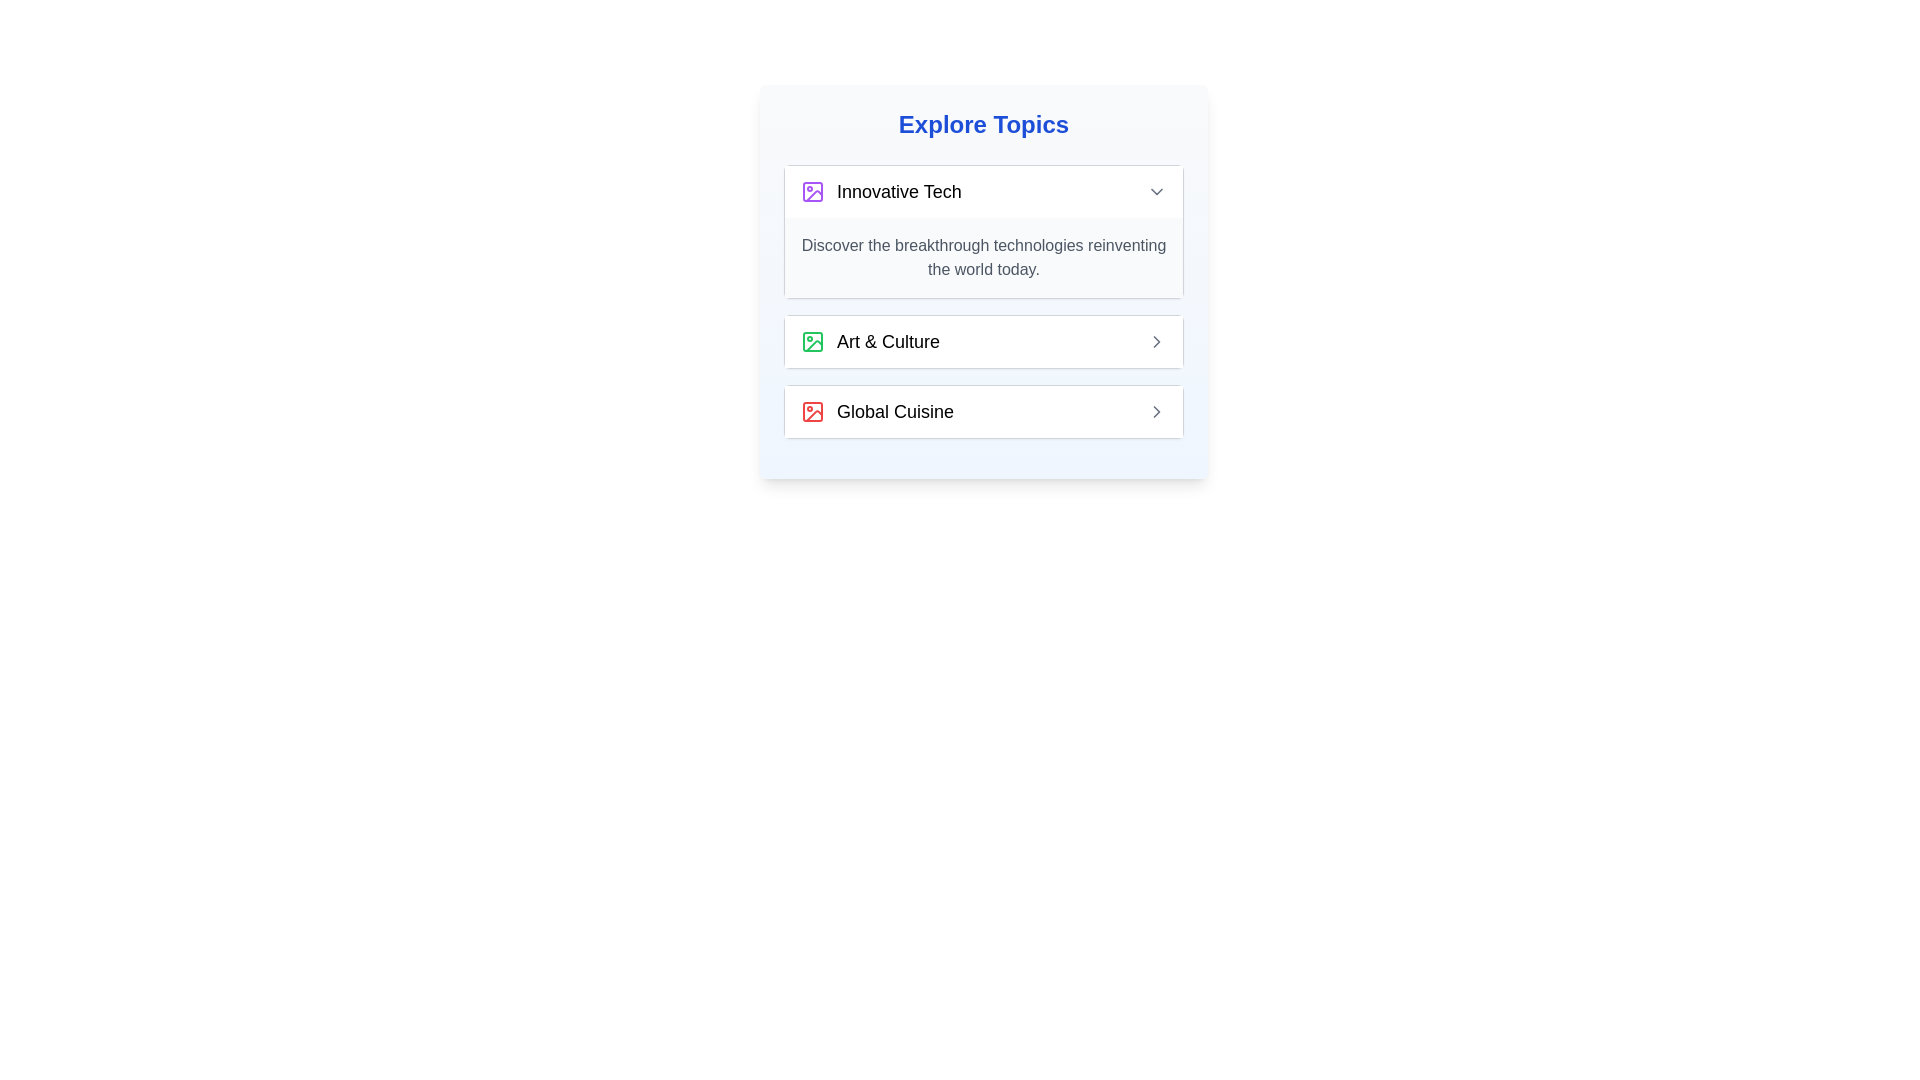 The height and width of the screenshot is (1080, 1920). What do you see at coordinates (898, 192) in the screenshot?
I see `the text label 'Innovative Tech' which is displayed in plain black font, located to the right of a purple icon within the 'Explore Topics' section` at bounding box center [898, 192].